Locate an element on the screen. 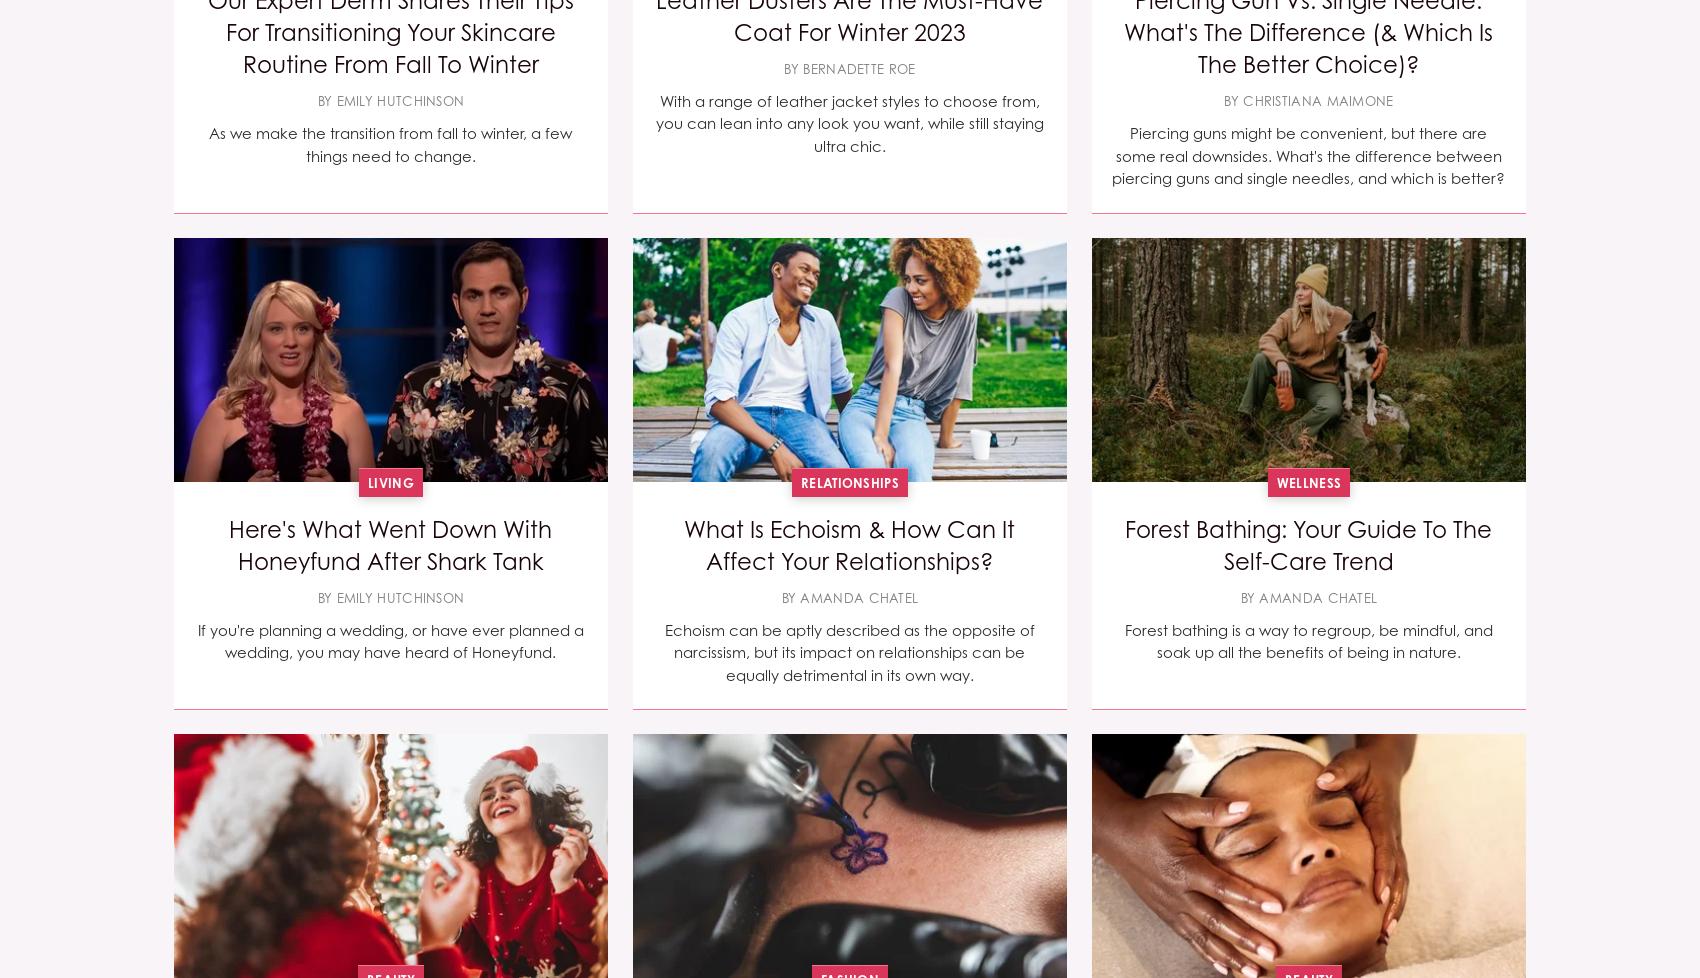 This screenshot has width=1700, height=978. 'What Is Echoism & How Can It Affect Your Relationships?' is located at coordinates (848, 545).